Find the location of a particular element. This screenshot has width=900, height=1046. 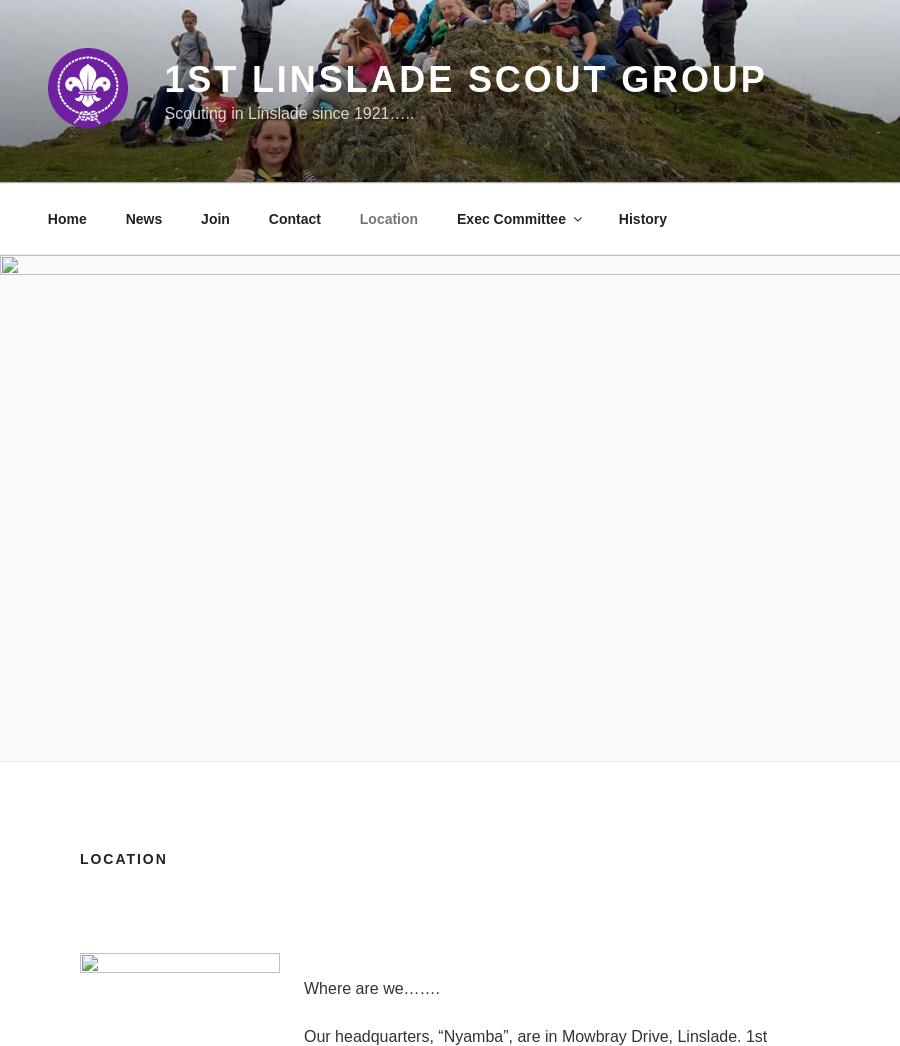

'Contact' is located at coordinates (293, 216).